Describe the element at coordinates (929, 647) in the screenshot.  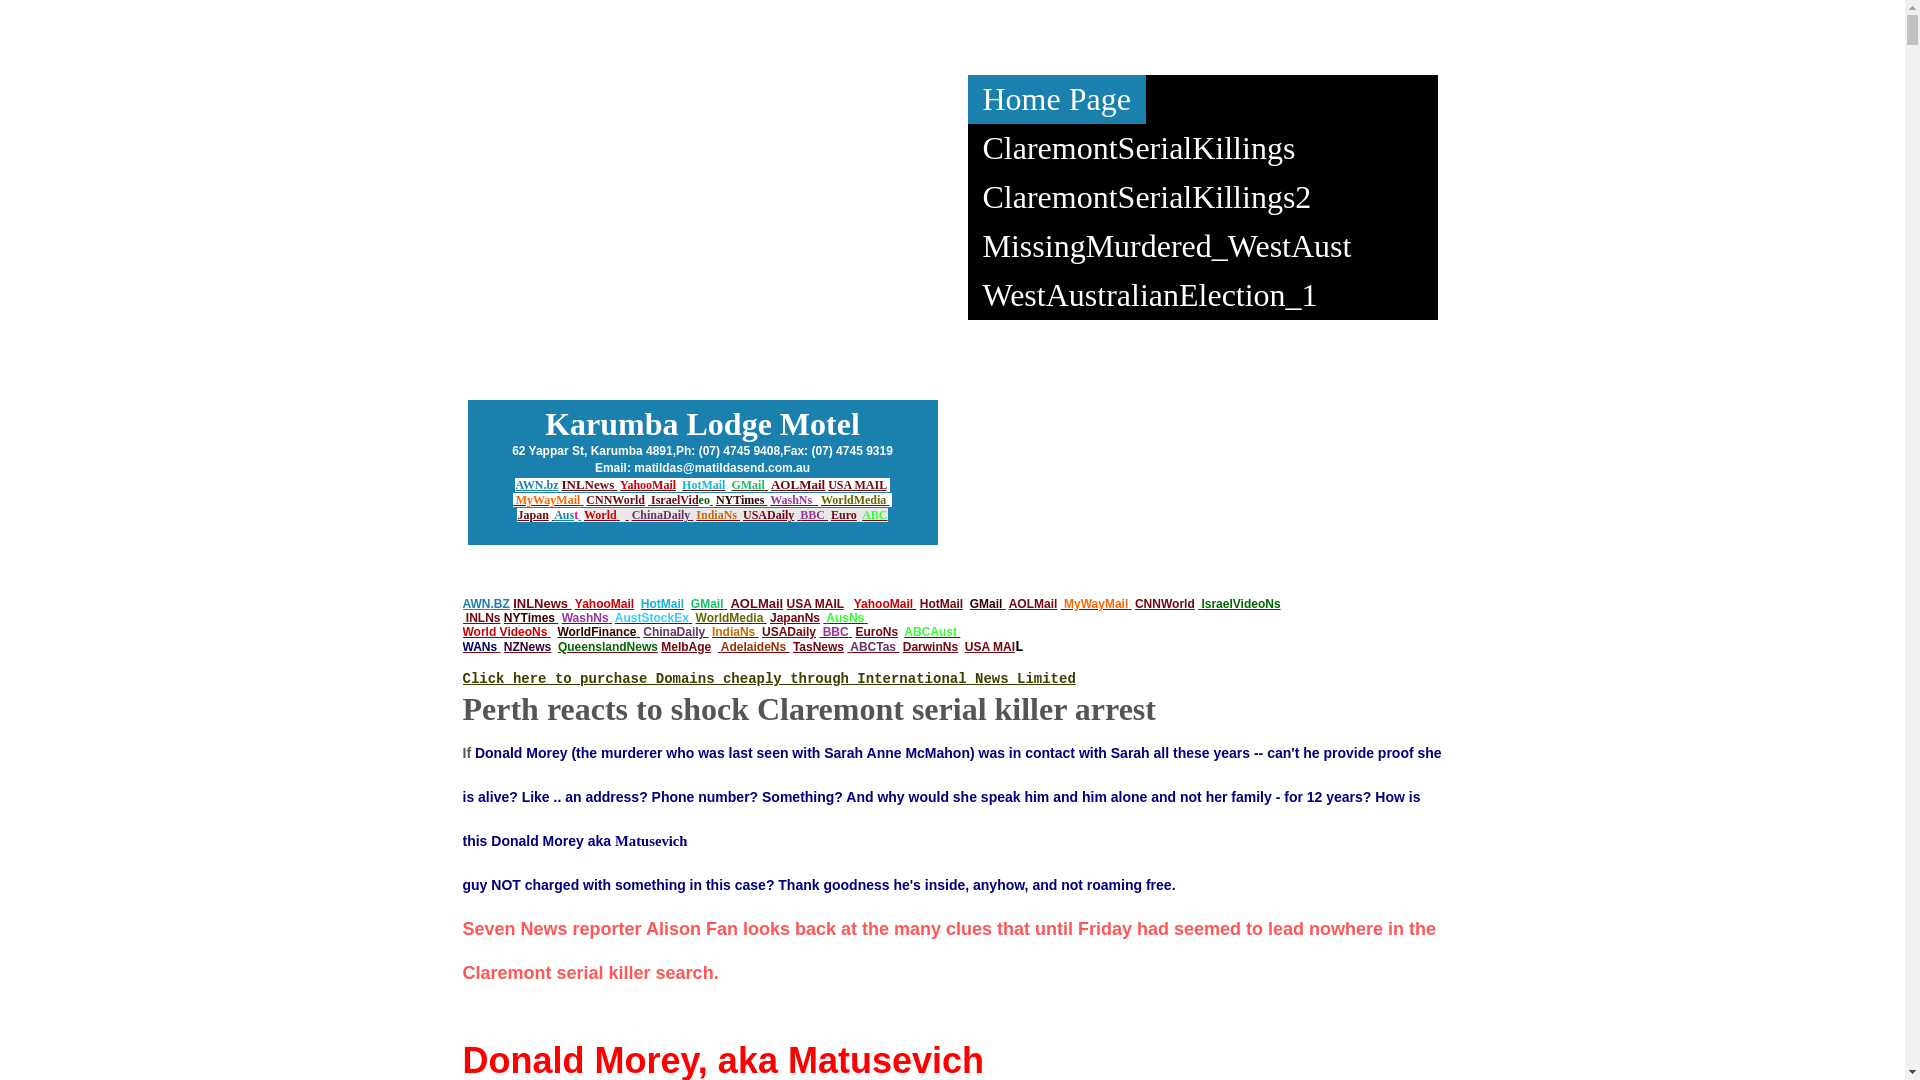
I see `'DarwinNs'` at that location.